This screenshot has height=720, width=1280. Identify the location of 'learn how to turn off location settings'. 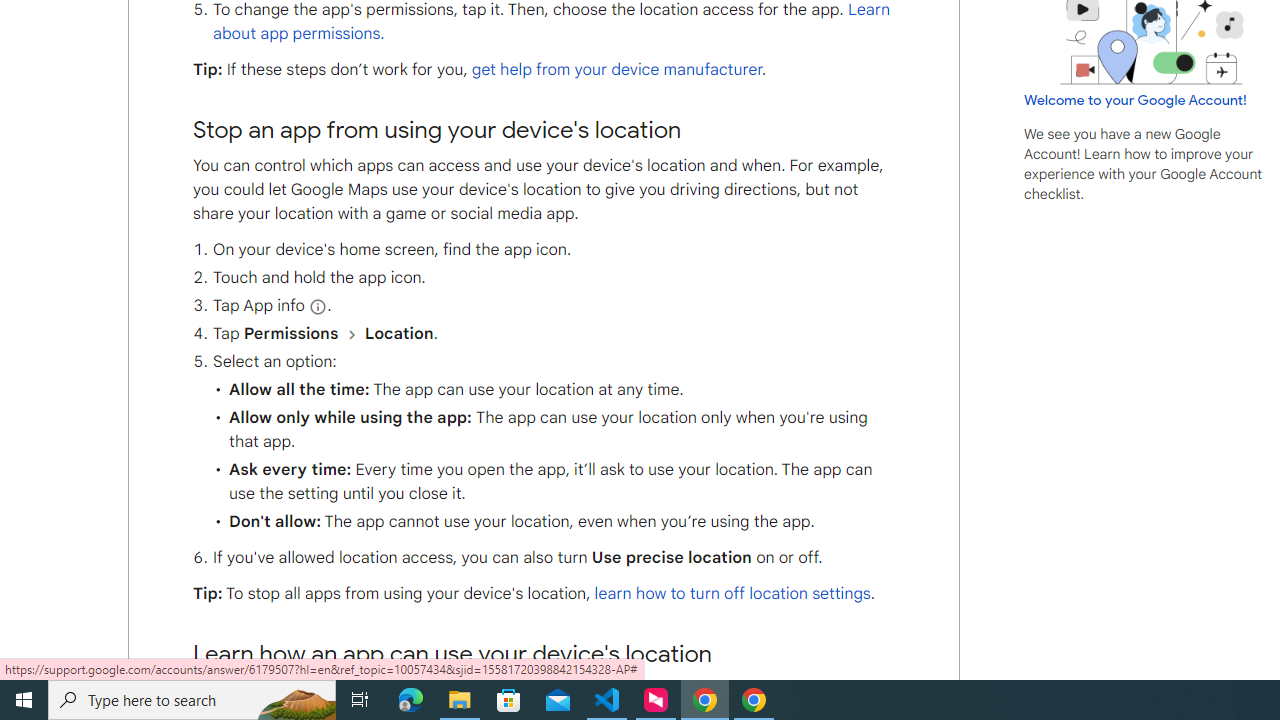
(731, 593).